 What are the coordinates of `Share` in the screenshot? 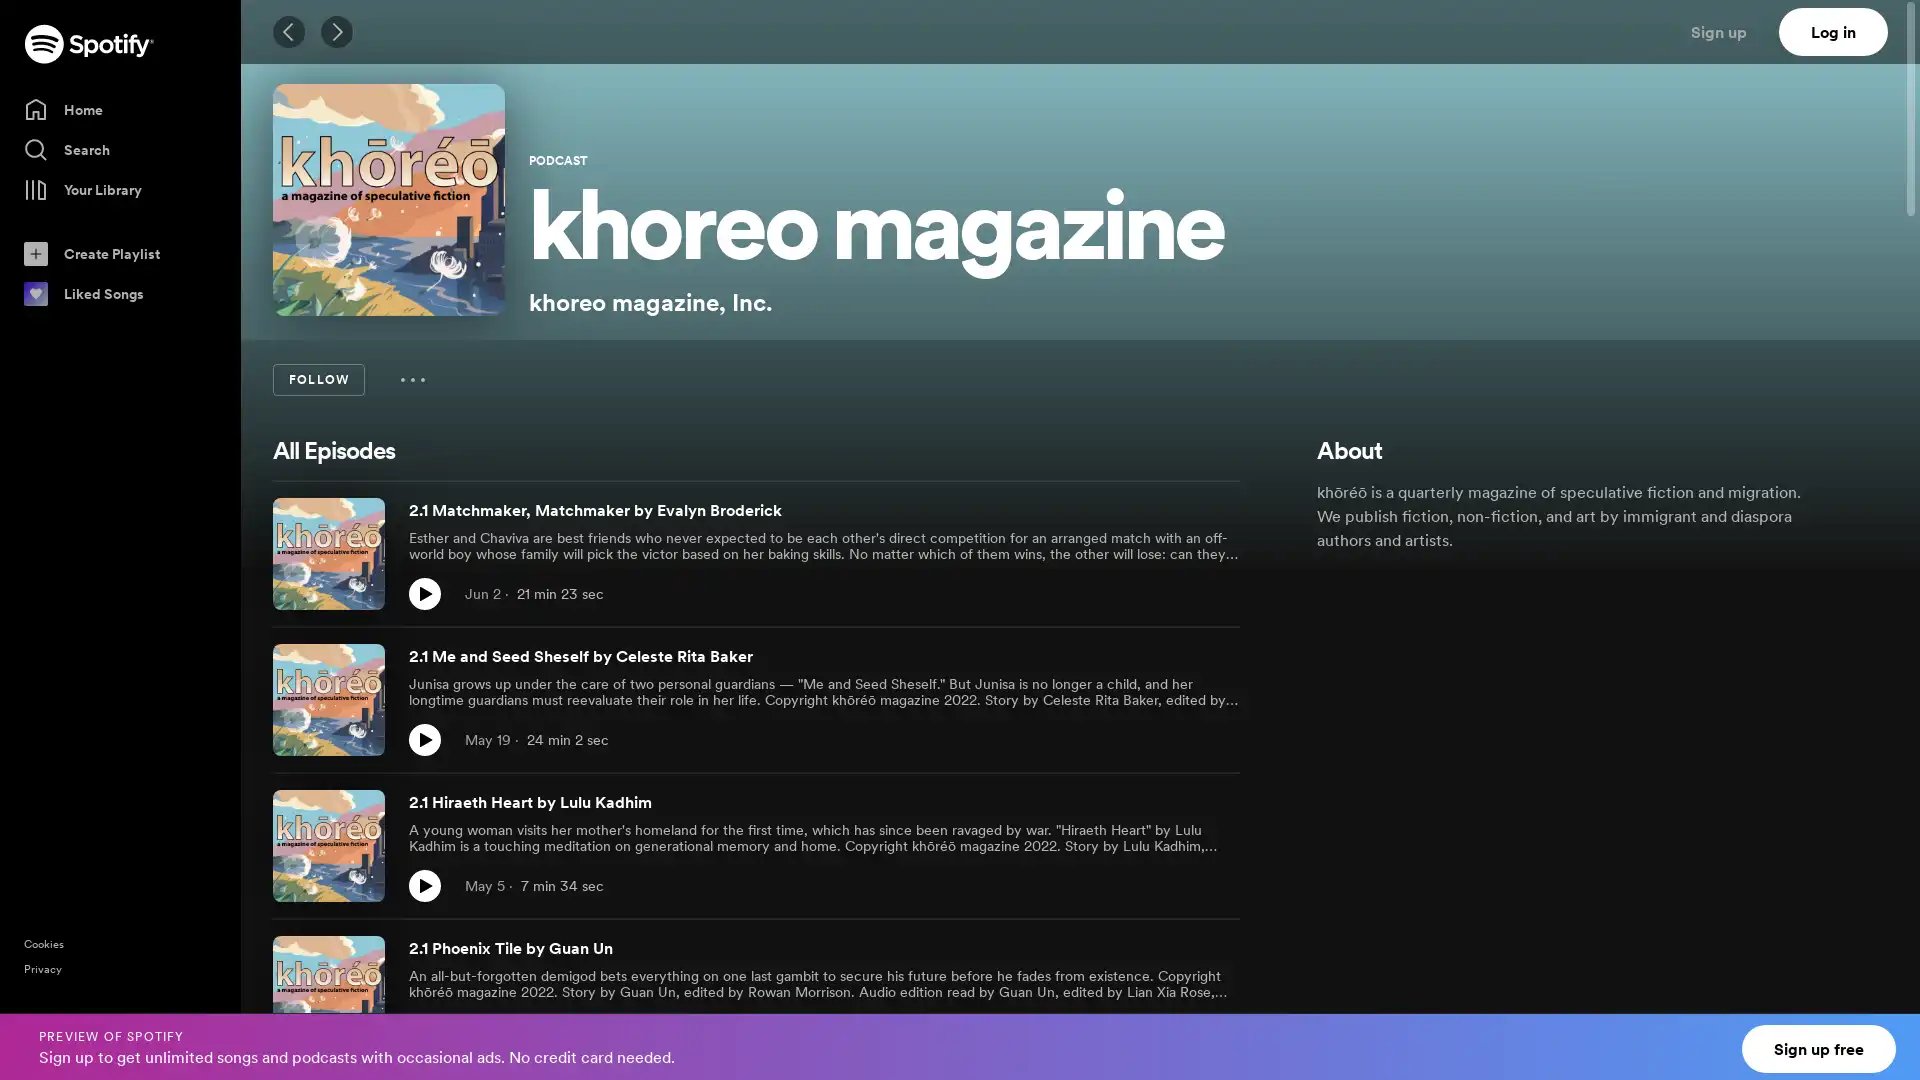 It's located at (1180, 740).